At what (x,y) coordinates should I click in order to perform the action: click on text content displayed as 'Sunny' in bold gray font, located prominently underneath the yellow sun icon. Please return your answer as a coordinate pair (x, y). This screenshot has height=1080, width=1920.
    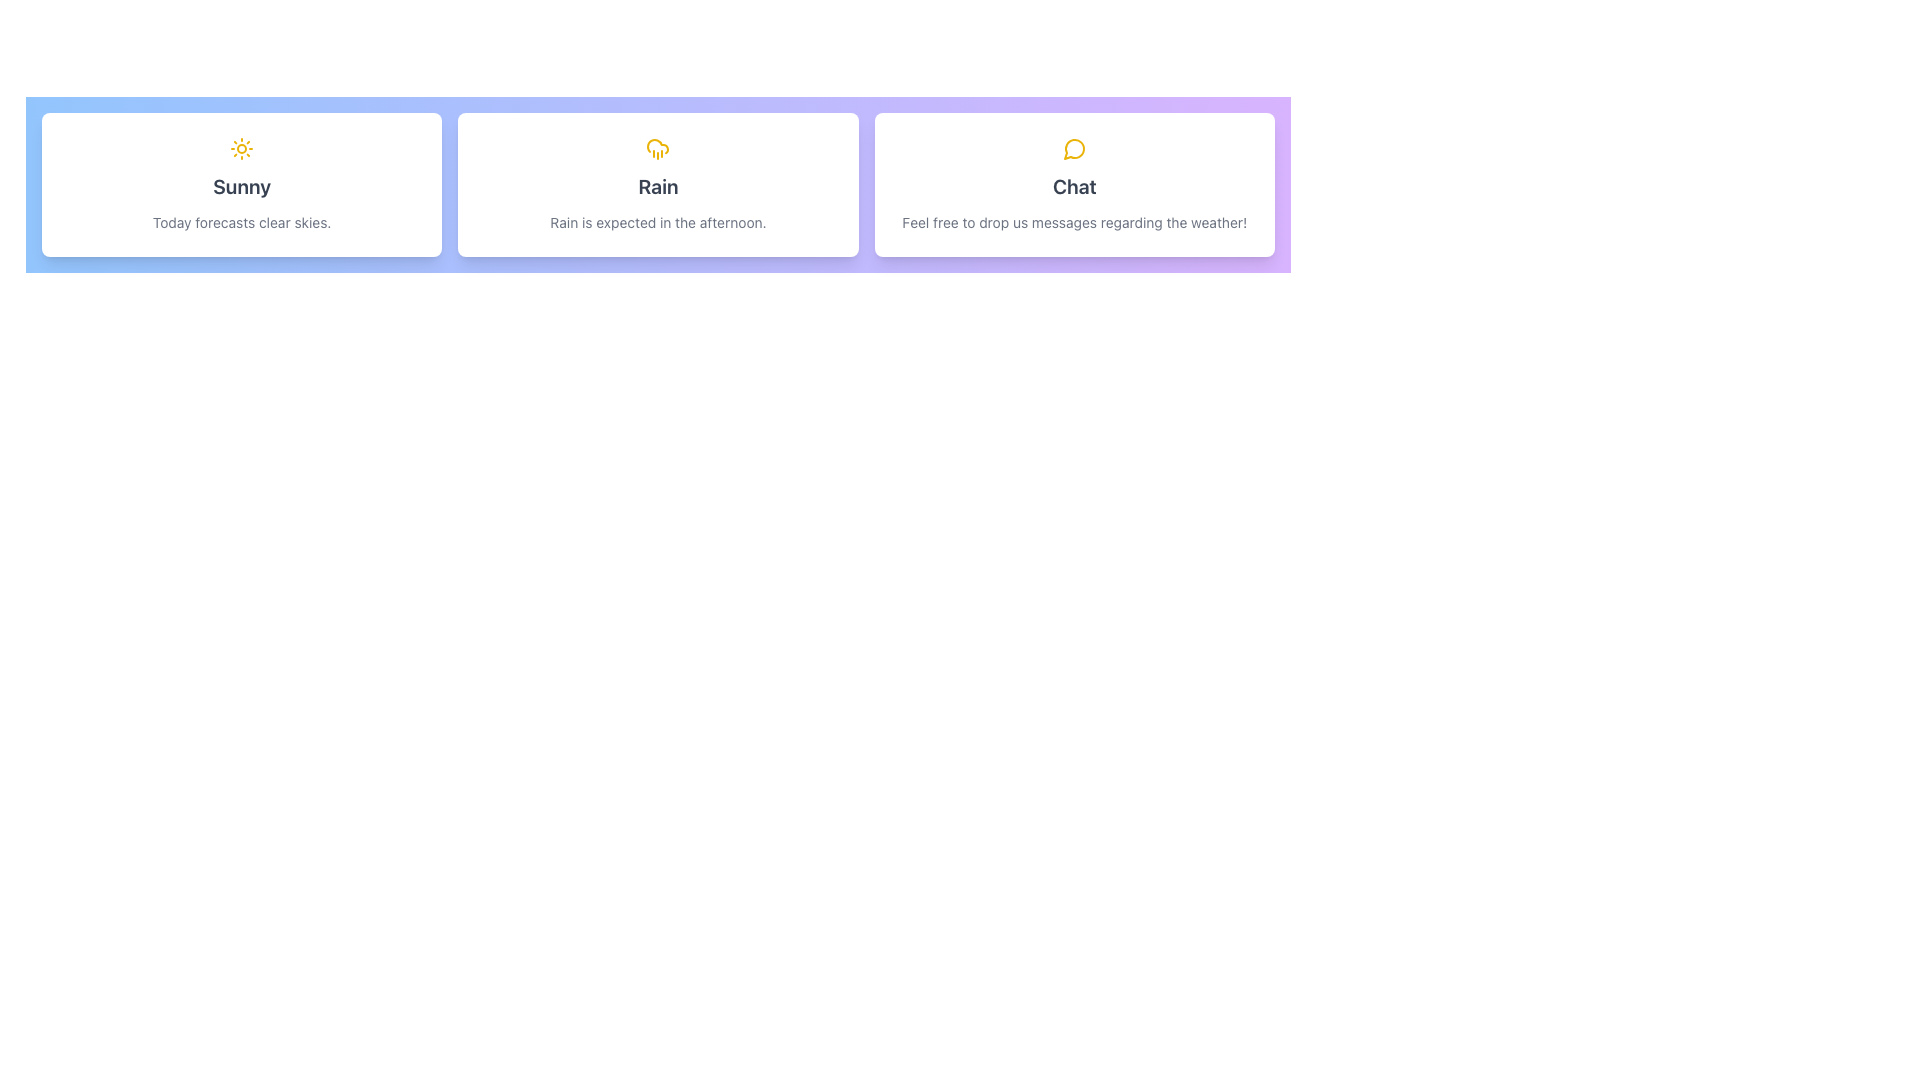
    Looking at the image, I should click on (241, 186).